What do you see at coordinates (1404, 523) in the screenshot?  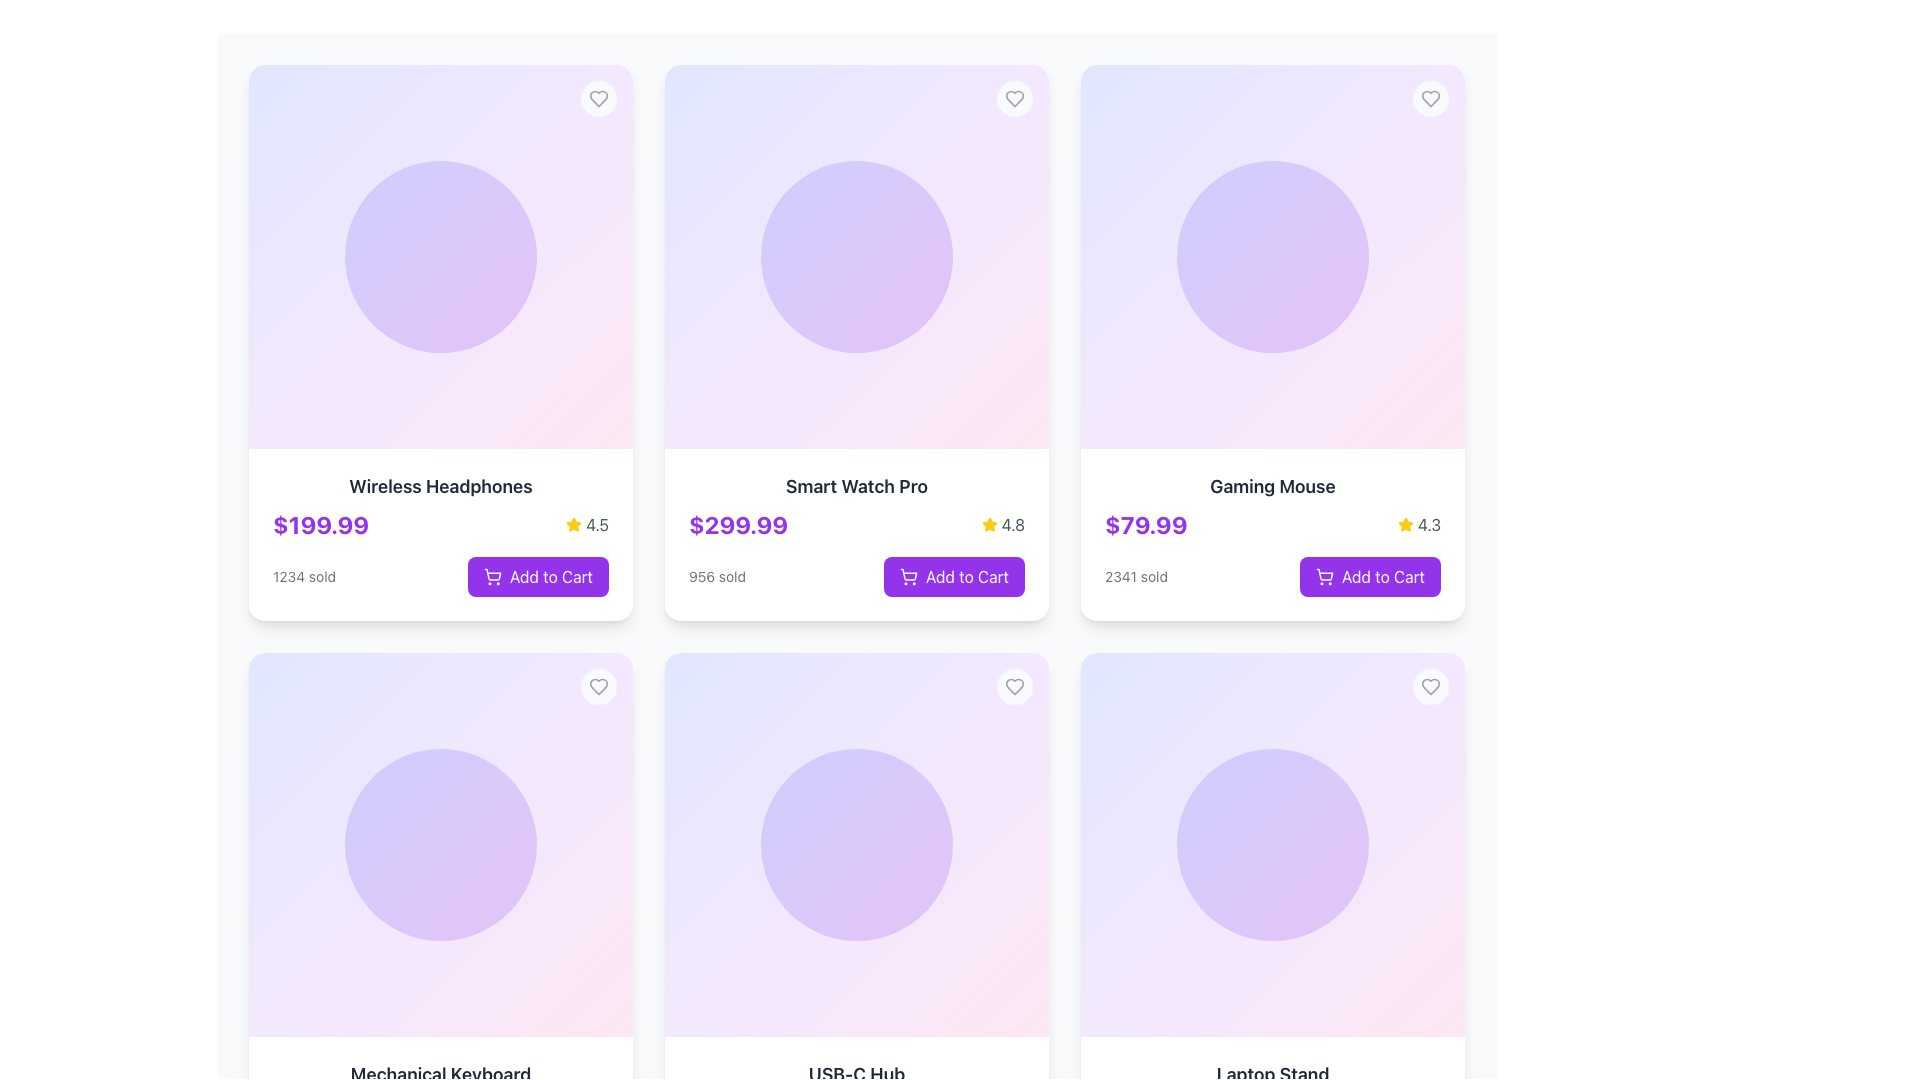 I see `the star icon indicating the rating of the product 'Gaming Mouse', which is located to the right of the numerical rating text '4.3'` at bounding box center [1404, 523].